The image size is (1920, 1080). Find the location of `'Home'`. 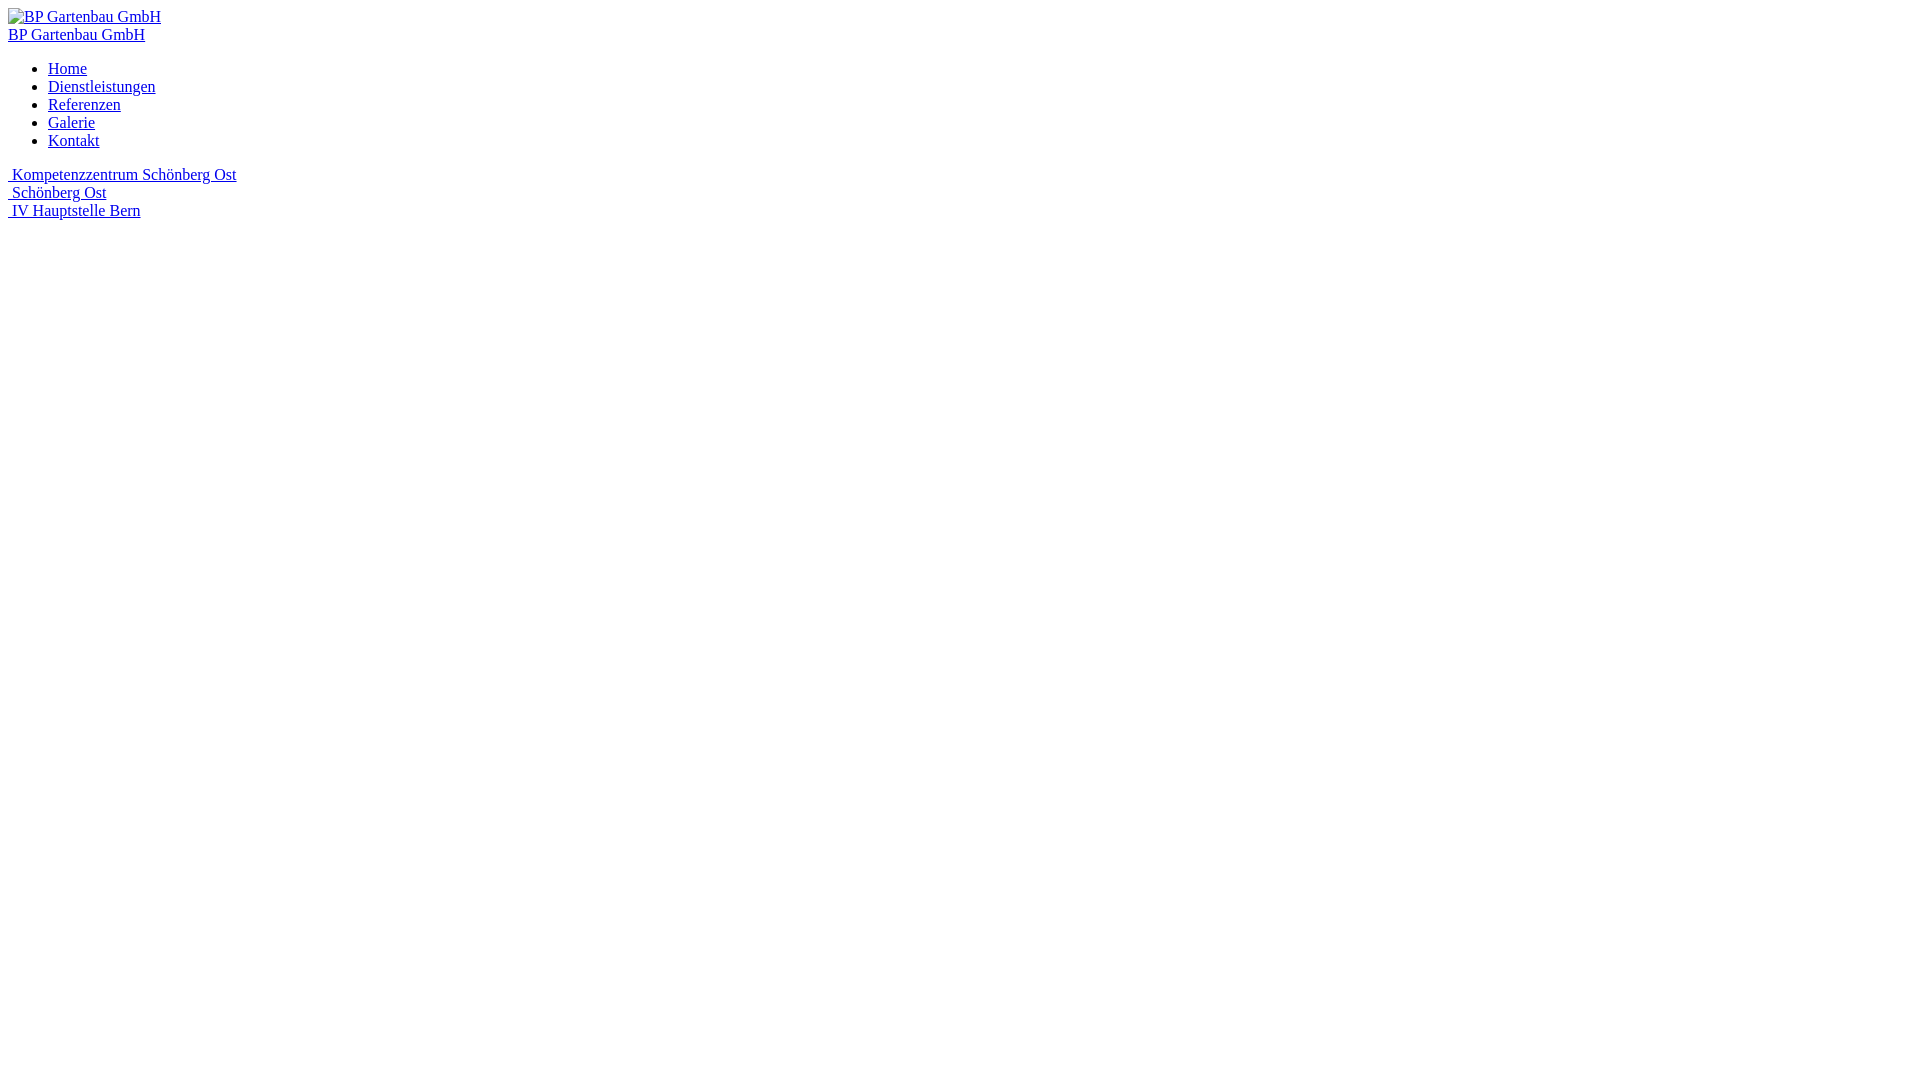

'Home' is located at coordinates (48, 67).